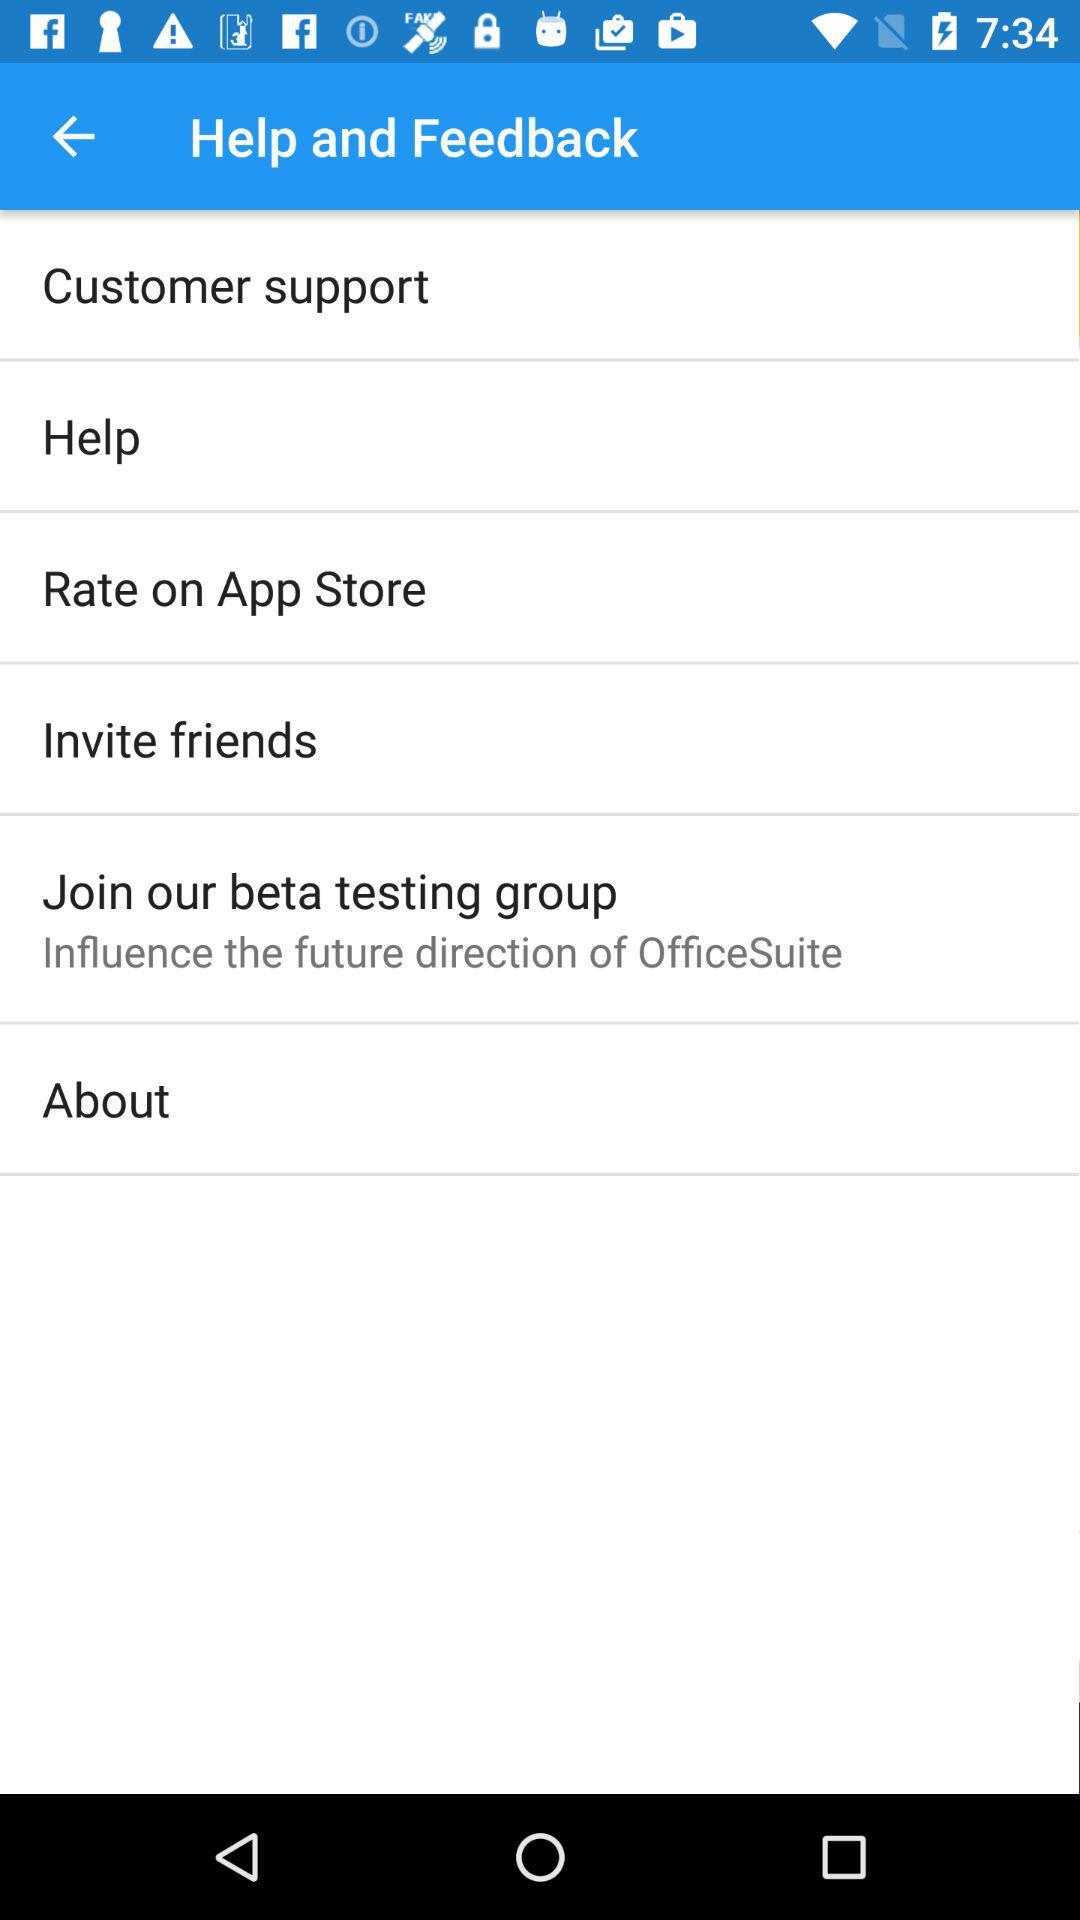 The image size is (1080, 1920). Describe the element at coordinates (72, 135) in the screenshot. I see `the item next to help and feedback item` at that location.